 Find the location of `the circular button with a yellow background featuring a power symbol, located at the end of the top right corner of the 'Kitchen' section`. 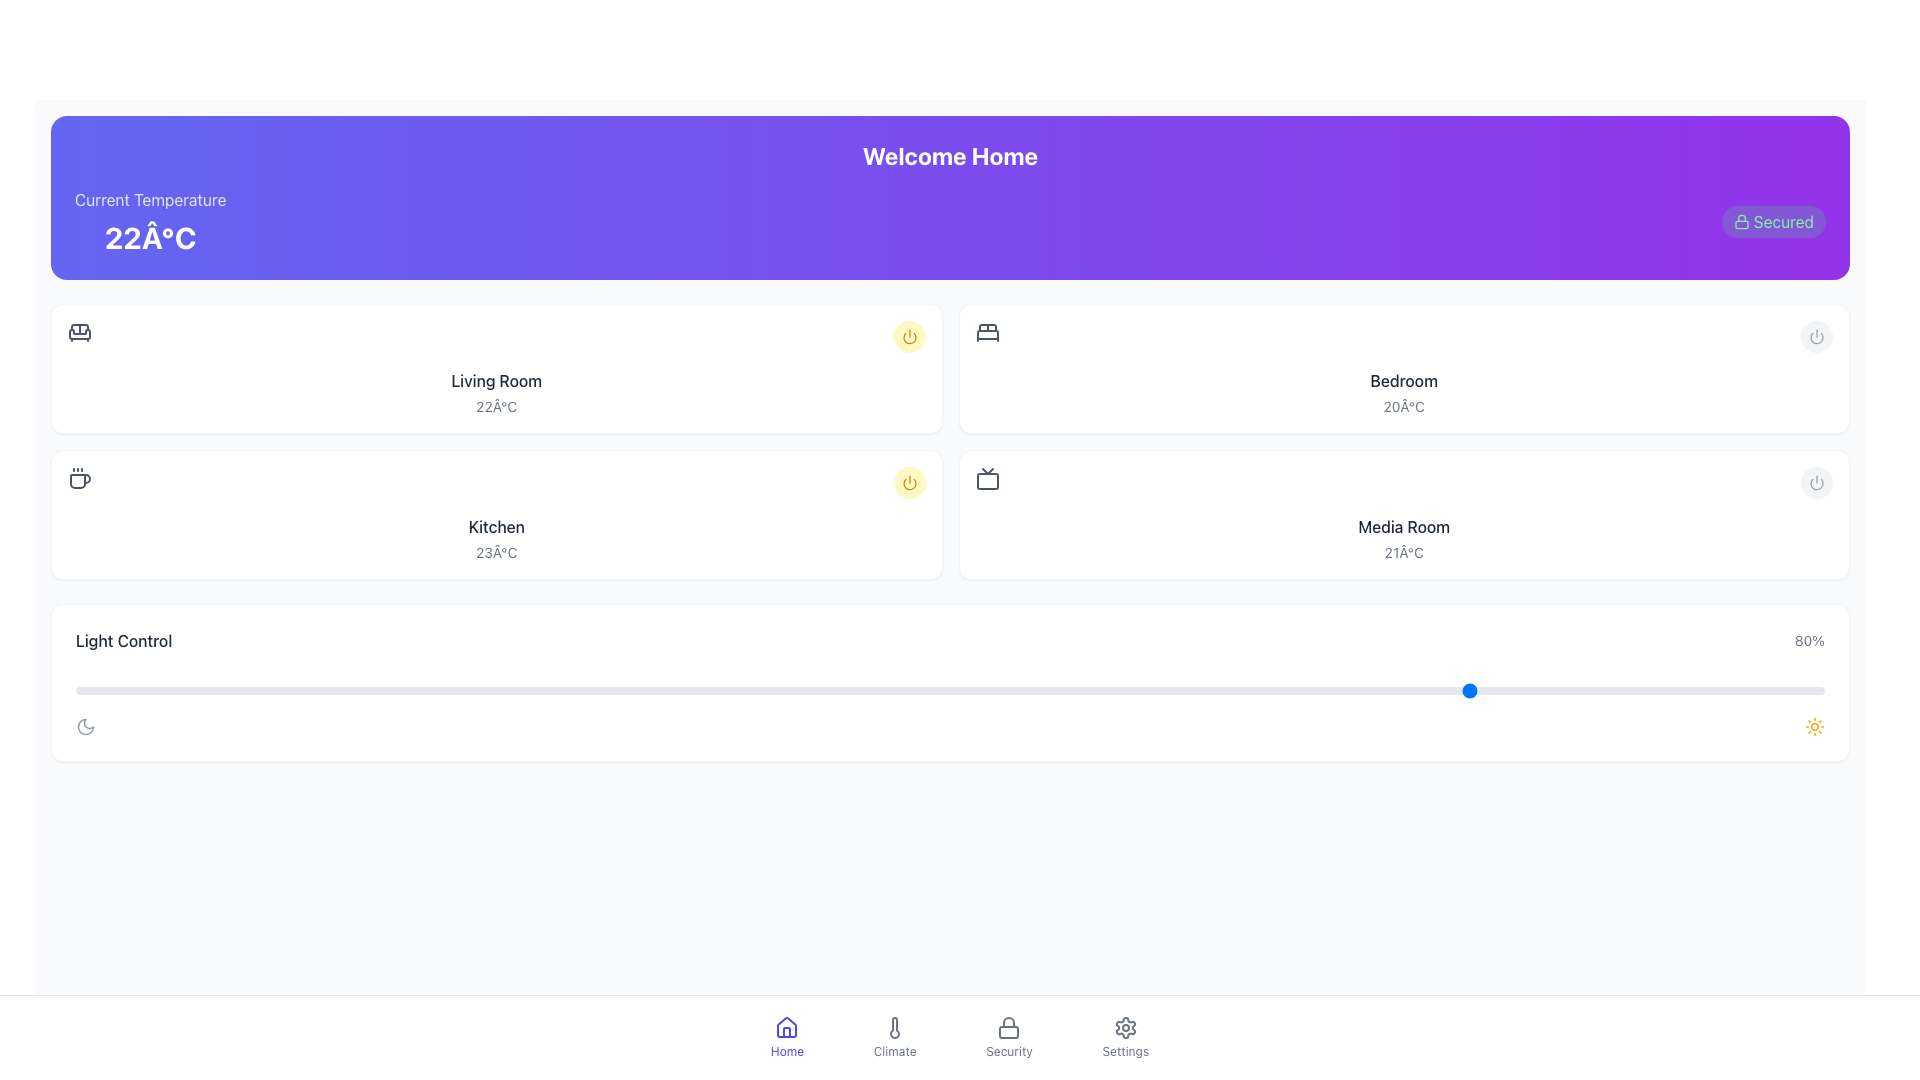

the circular button with a yellow background featuring a power symbol, located at the end of the top right corner of the 'Kitchen' section is located at coordinates (908, 482).